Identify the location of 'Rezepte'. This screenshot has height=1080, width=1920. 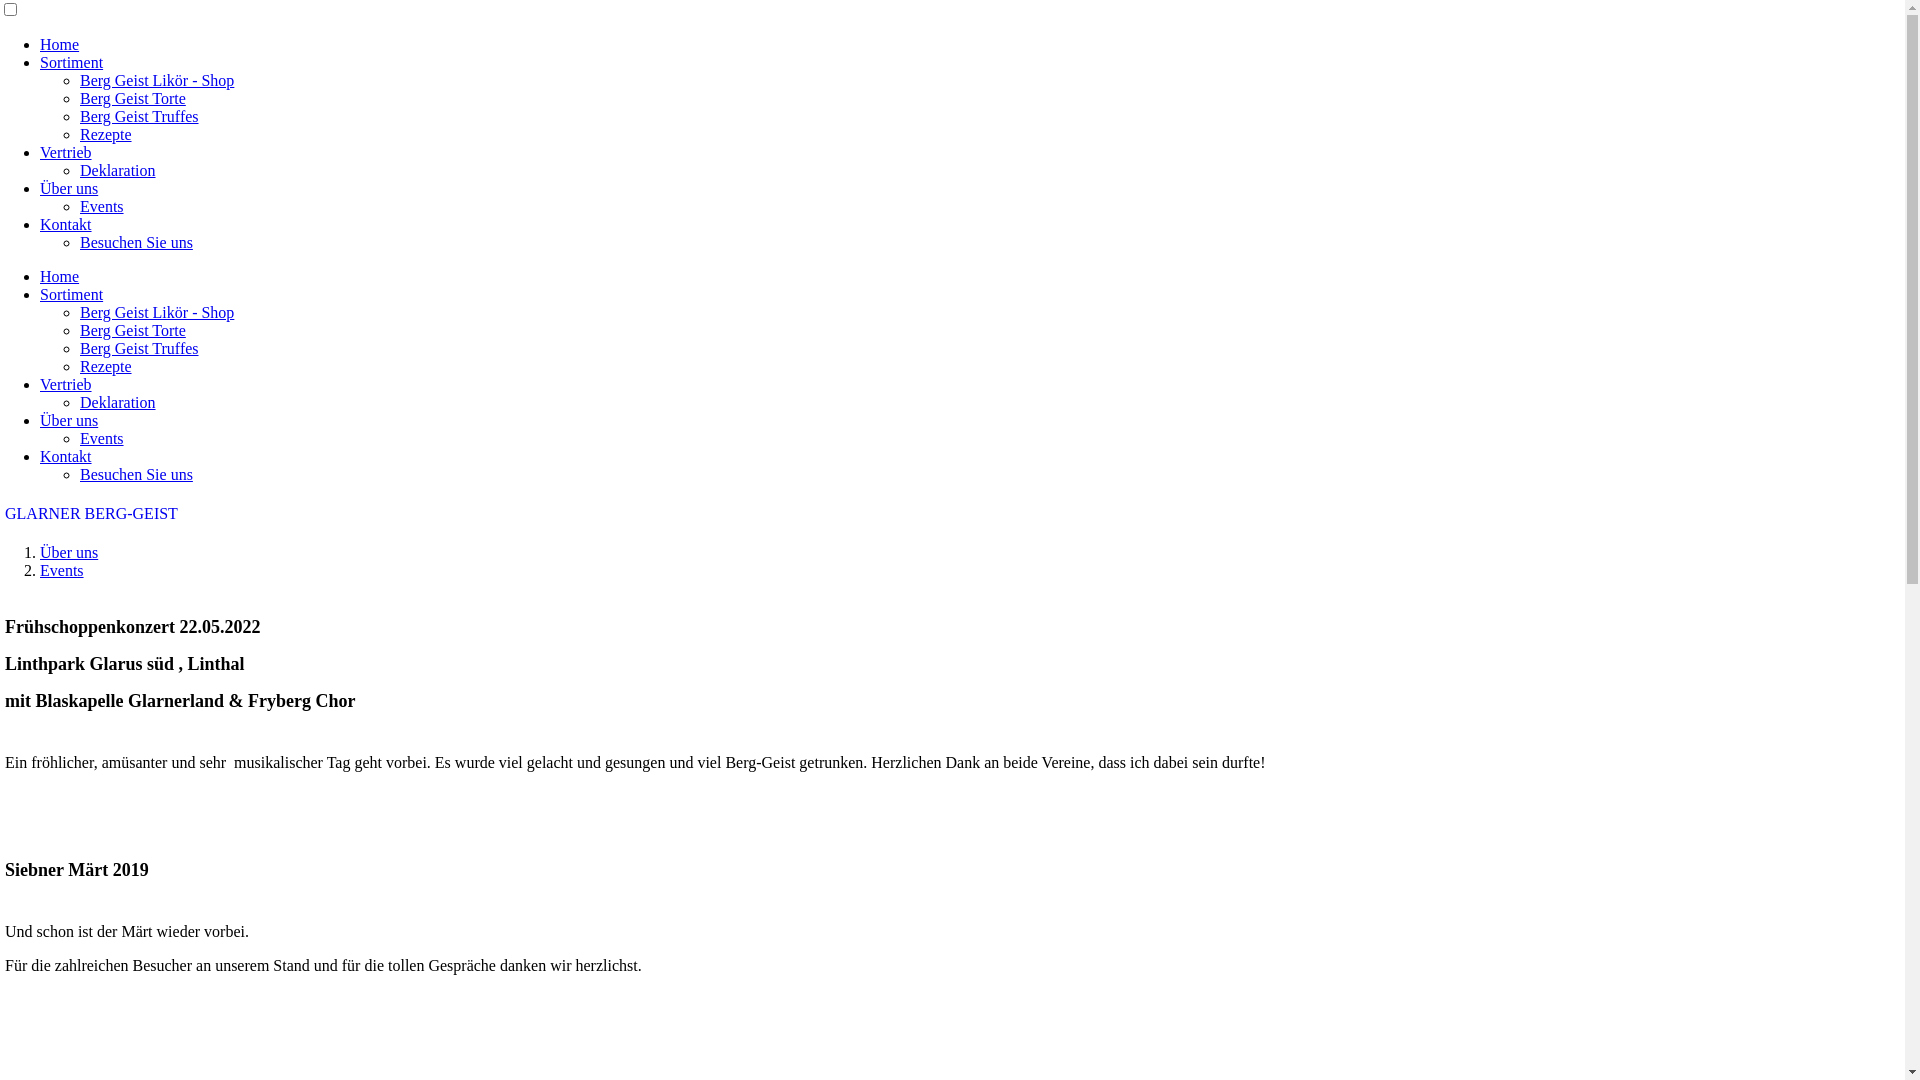
(104, 366).